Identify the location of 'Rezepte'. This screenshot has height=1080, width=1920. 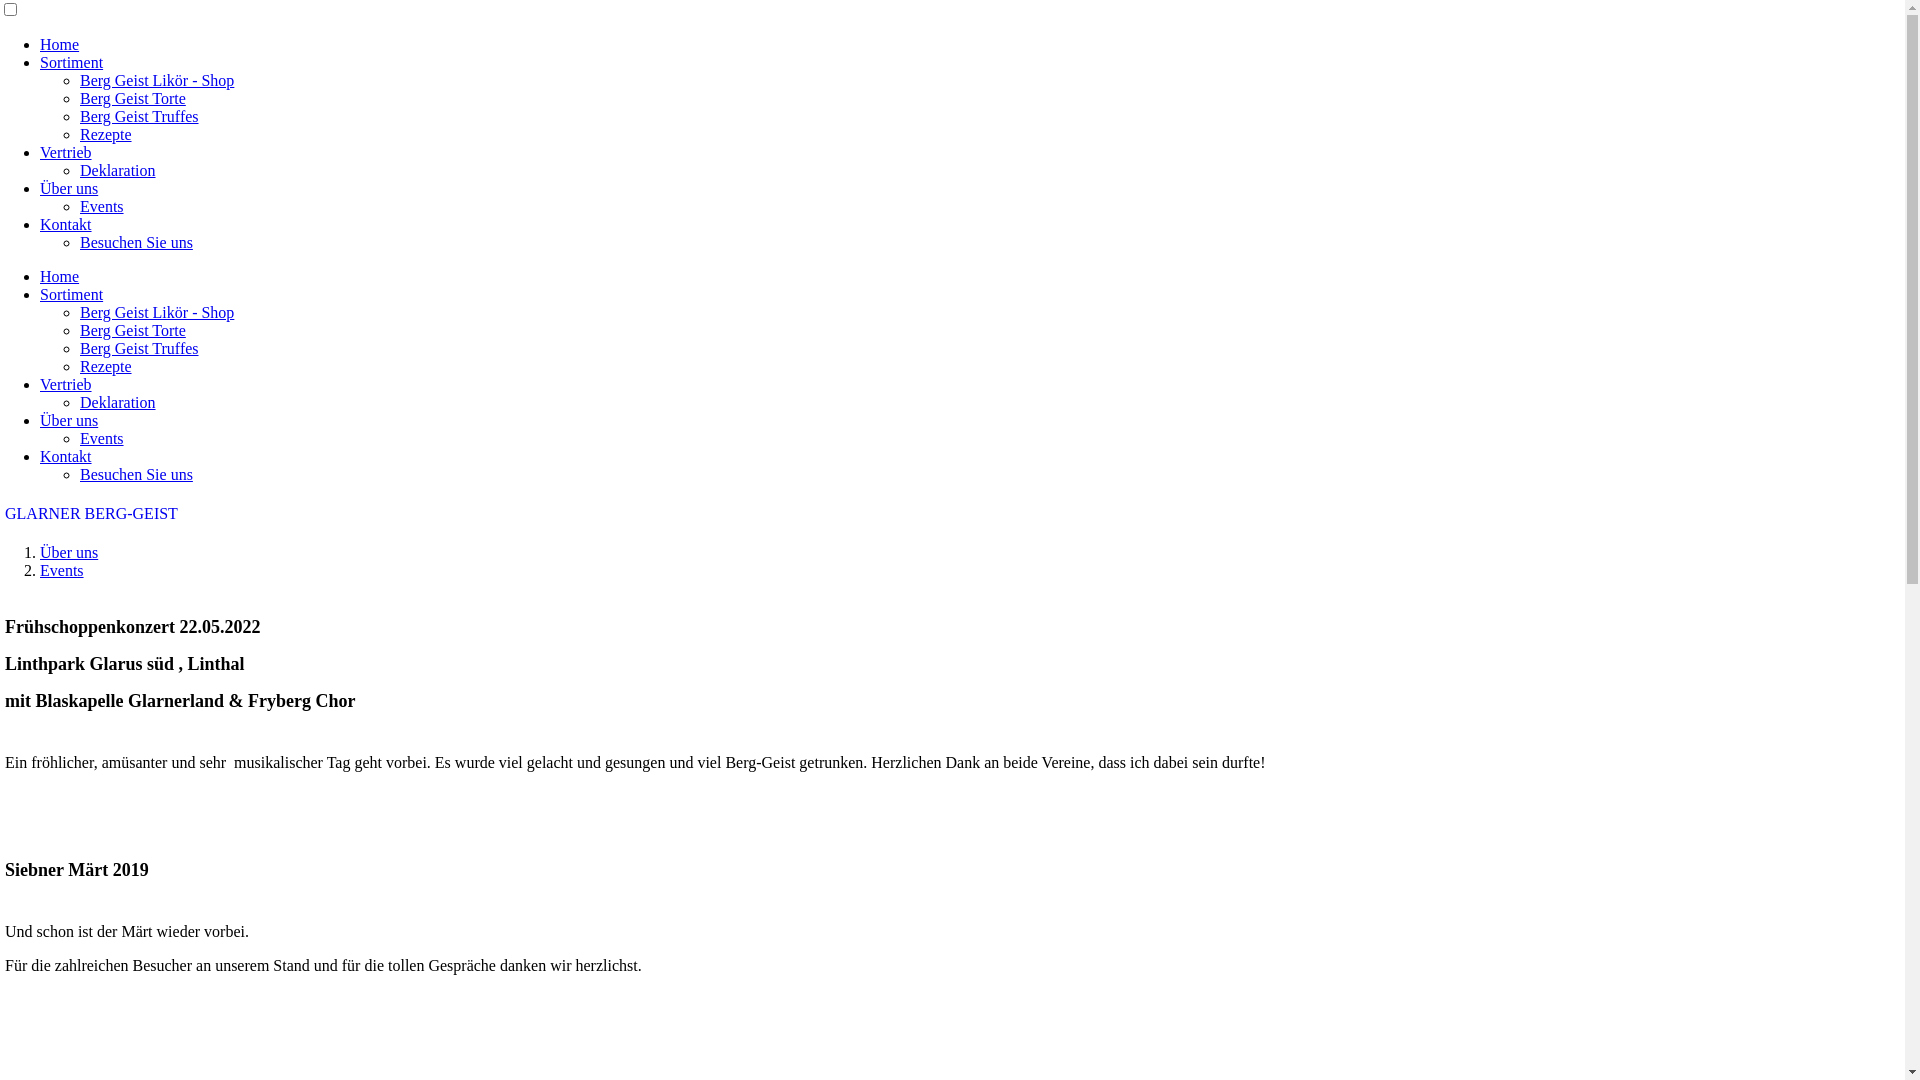
(104, 366).